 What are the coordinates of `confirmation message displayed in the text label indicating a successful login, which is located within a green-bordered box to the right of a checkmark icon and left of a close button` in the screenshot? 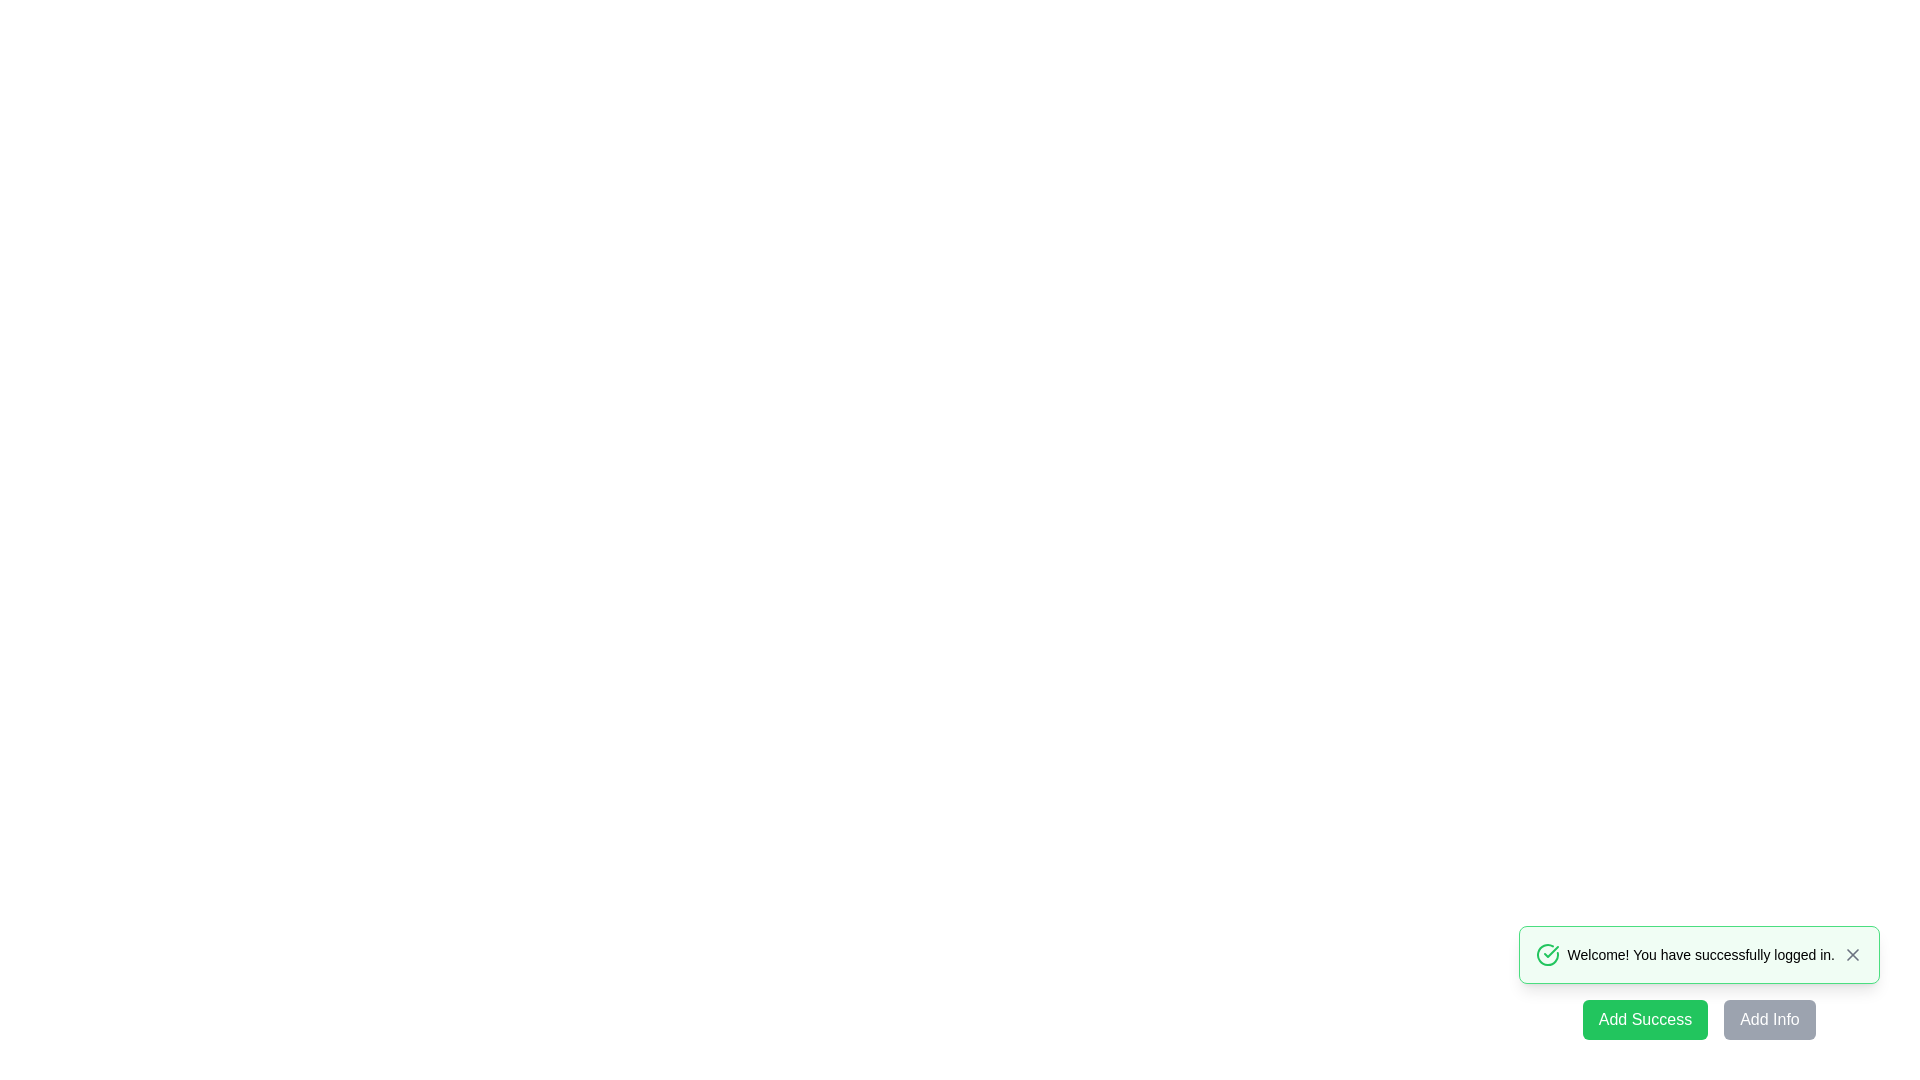 It's located at (1700, 954).